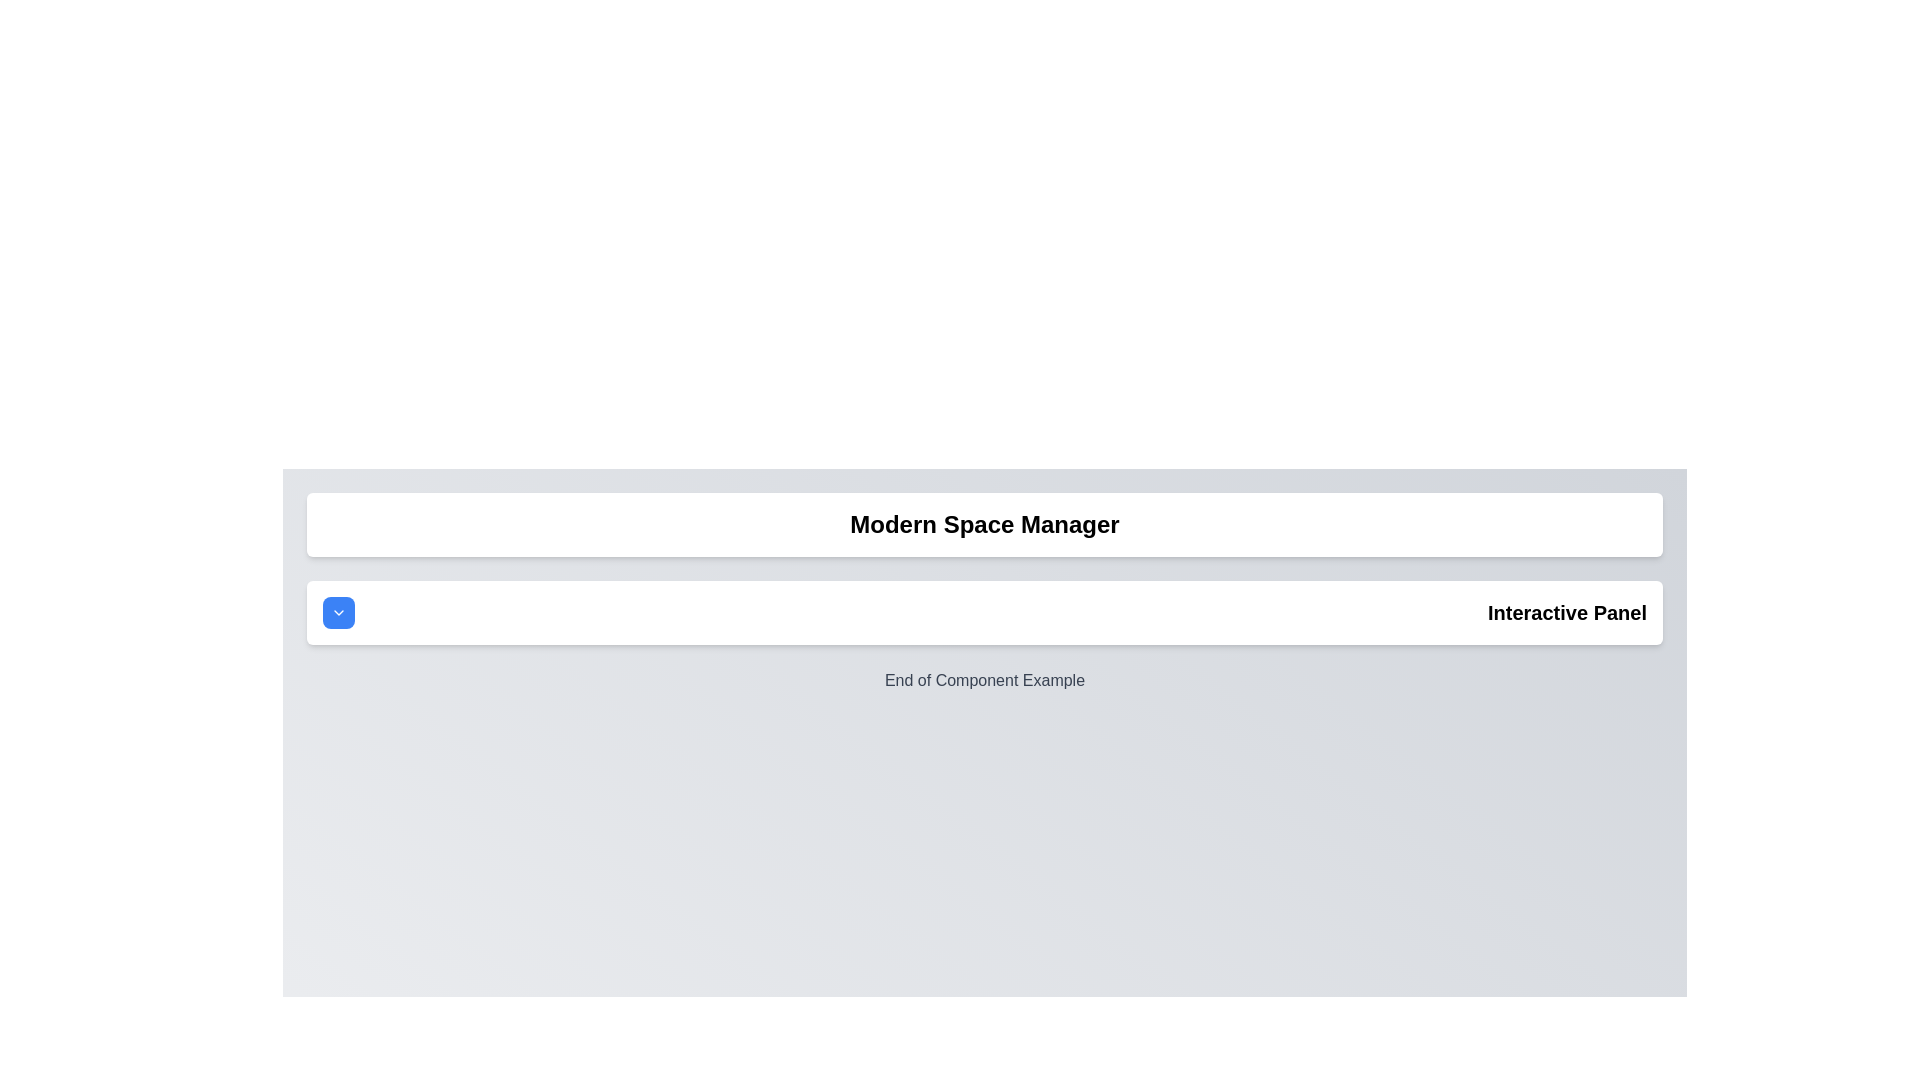 Image resolution: width=1920 pixels, height=1080 pixels. What do you see at coordinates (339, 612) in the screenshot?
I see `the Chevron Down SVG icon located within the button on the right side of the 'Interactive Panel'` at bounding box center [339, 612].